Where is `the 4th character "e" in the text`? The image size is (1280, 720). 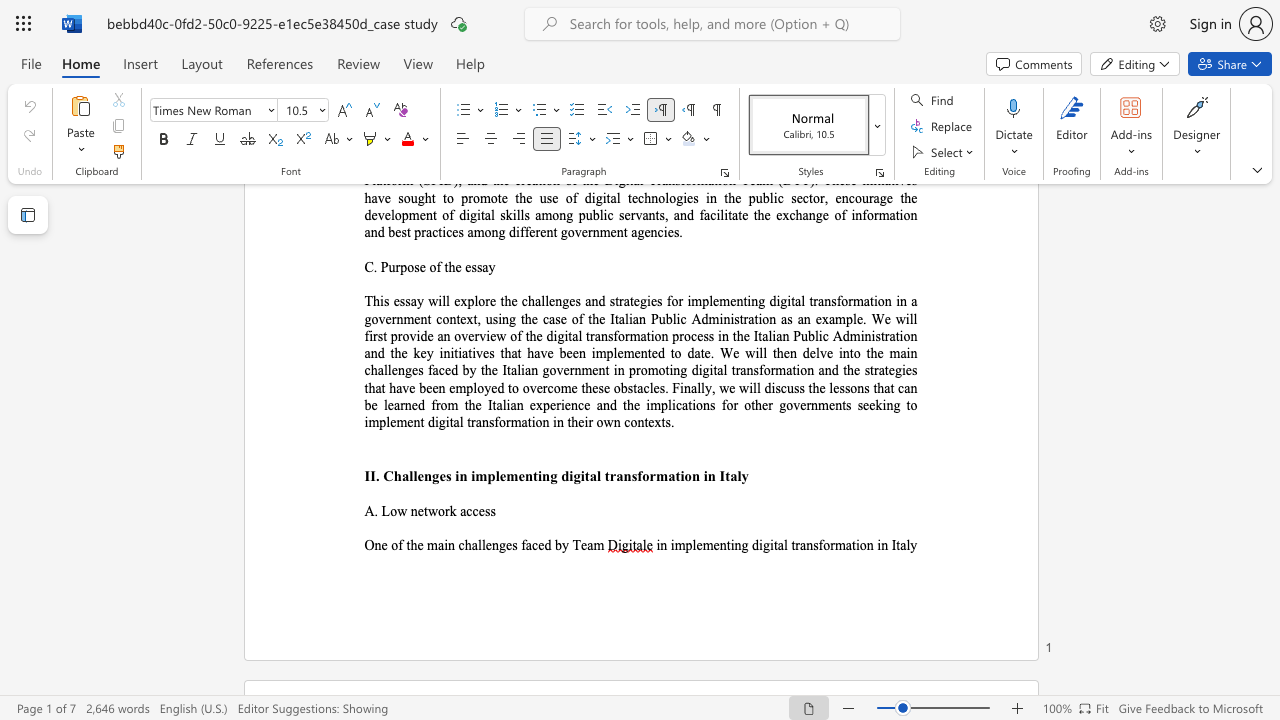
the 4th character "e" in the text is located at coordinates (521, 476).